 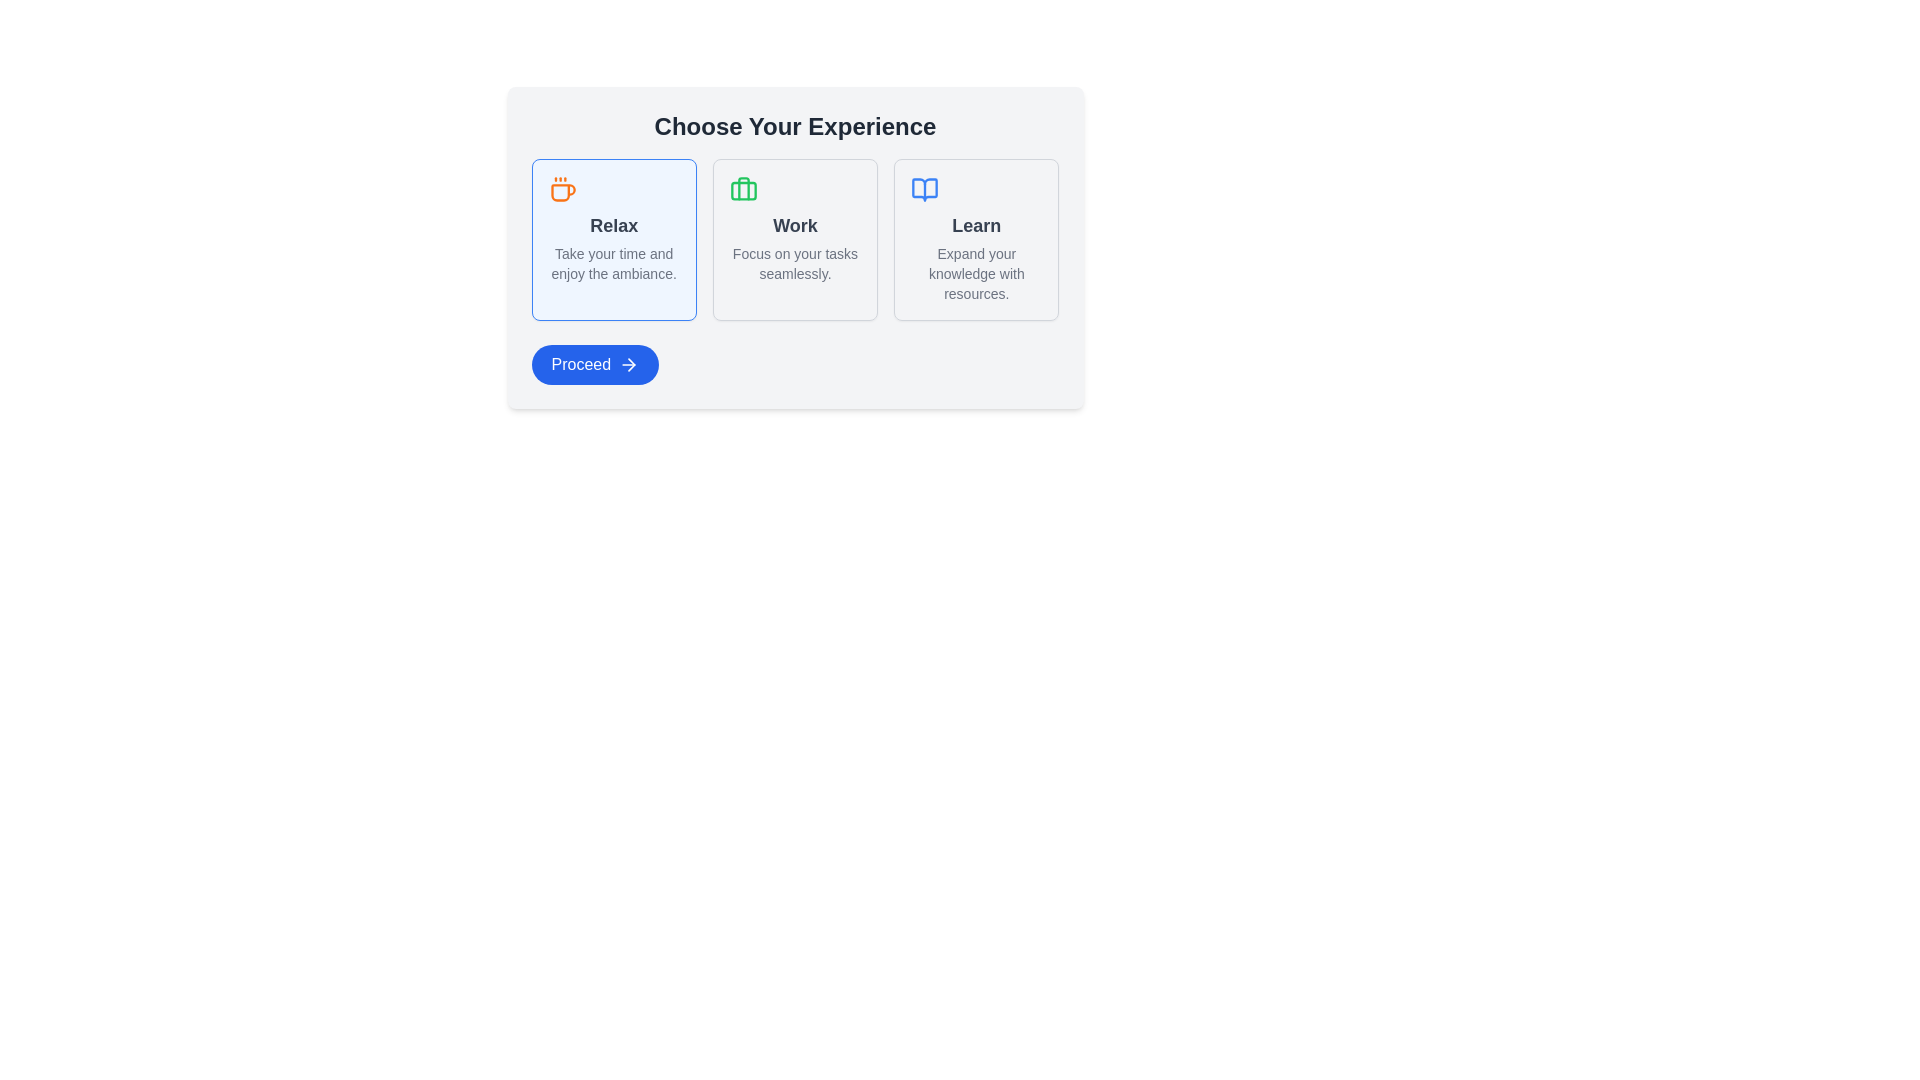 What do you see at coordinates (562, 192) in the screenshot?
I see `the coffee cup icon located in the top left box labeled 'Relax' in the 'Choose Your Experience' section` at bounding box center [562, 192].